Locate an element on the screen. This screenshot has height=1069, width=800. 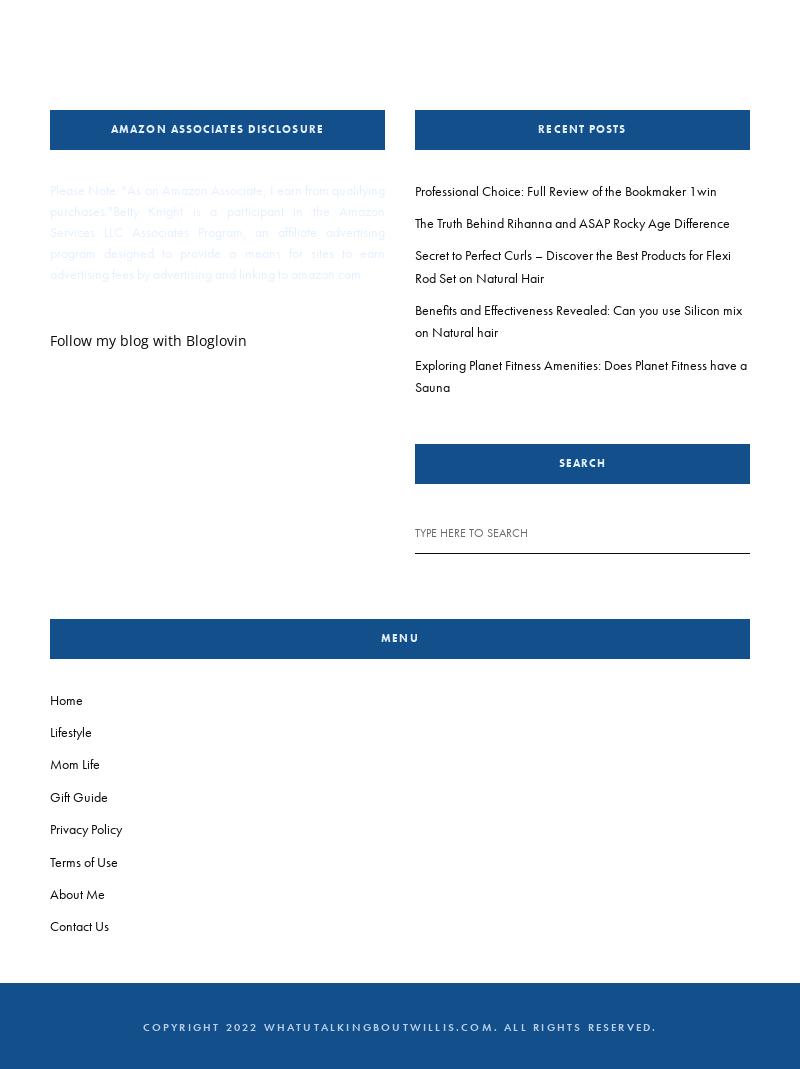
'Follow my blog with Bloglovin' is located at coordinates (49, 339).